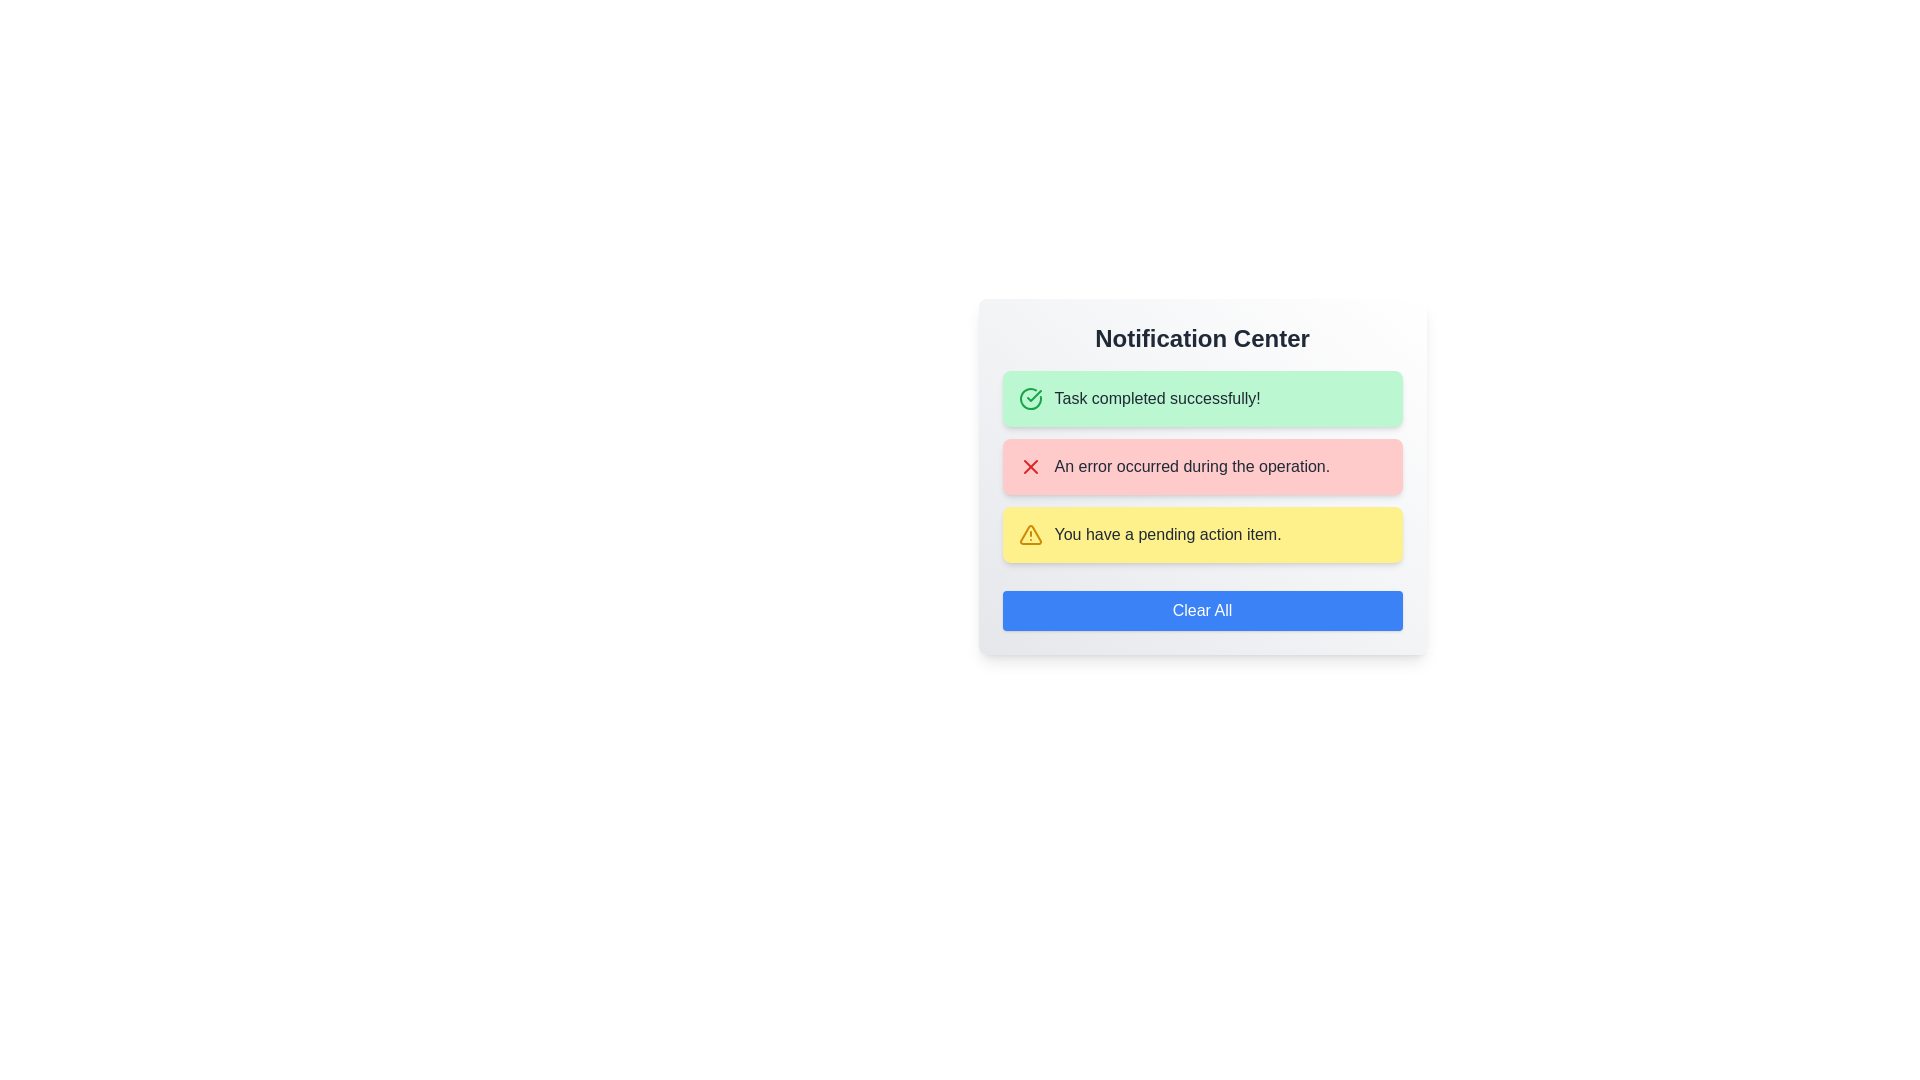  Describe the element at coordinates (1030, 534) in the screenshot. I see `the triangular yellow warning icon with an exclamation point, located to the left of the text 'You have a pending action item' in the yellow notification card within the Notification Center` at that location.